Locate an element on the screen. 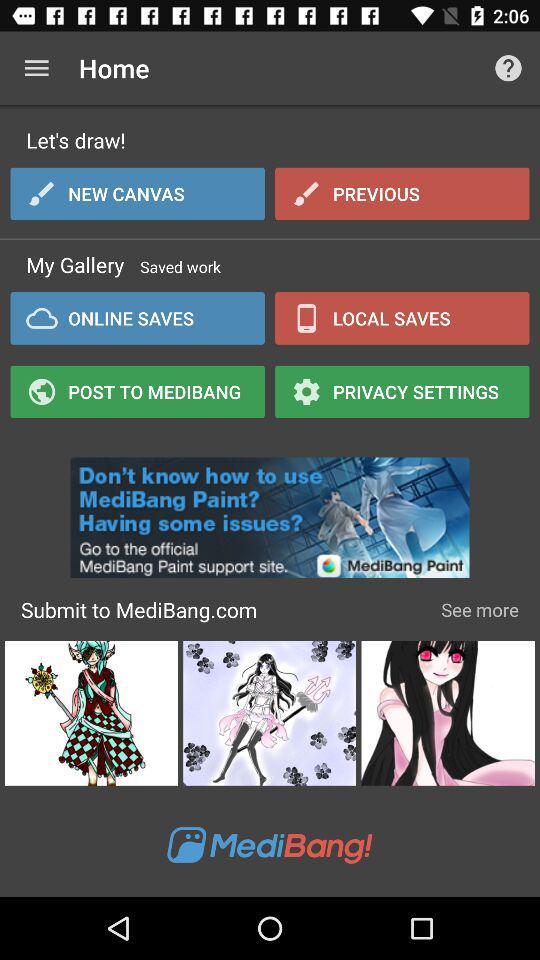 The width and height of the screenshot is (540, 960). home is located at coordinates (36, 68).